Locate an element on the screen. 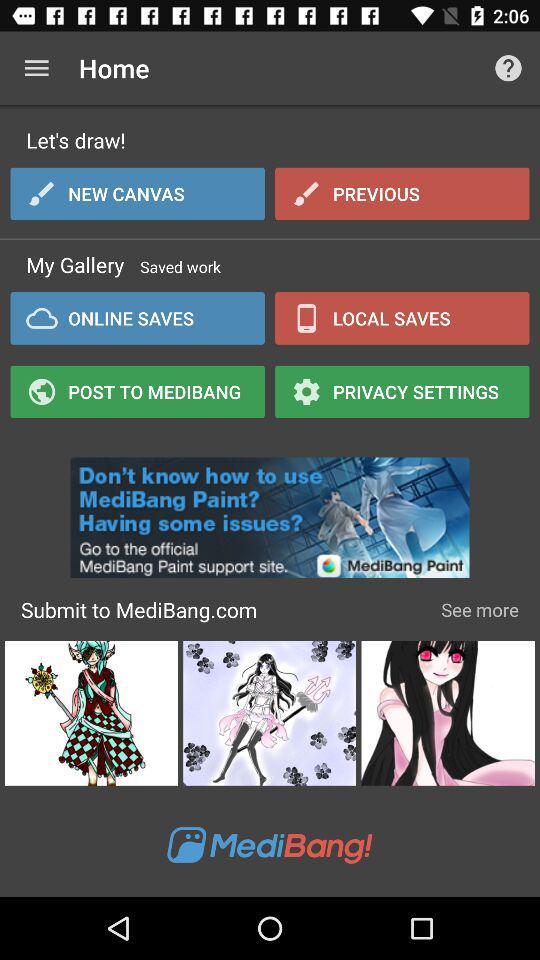 The width and height of the screenshot is (540, 960). home is located at coordinates (36, 68).